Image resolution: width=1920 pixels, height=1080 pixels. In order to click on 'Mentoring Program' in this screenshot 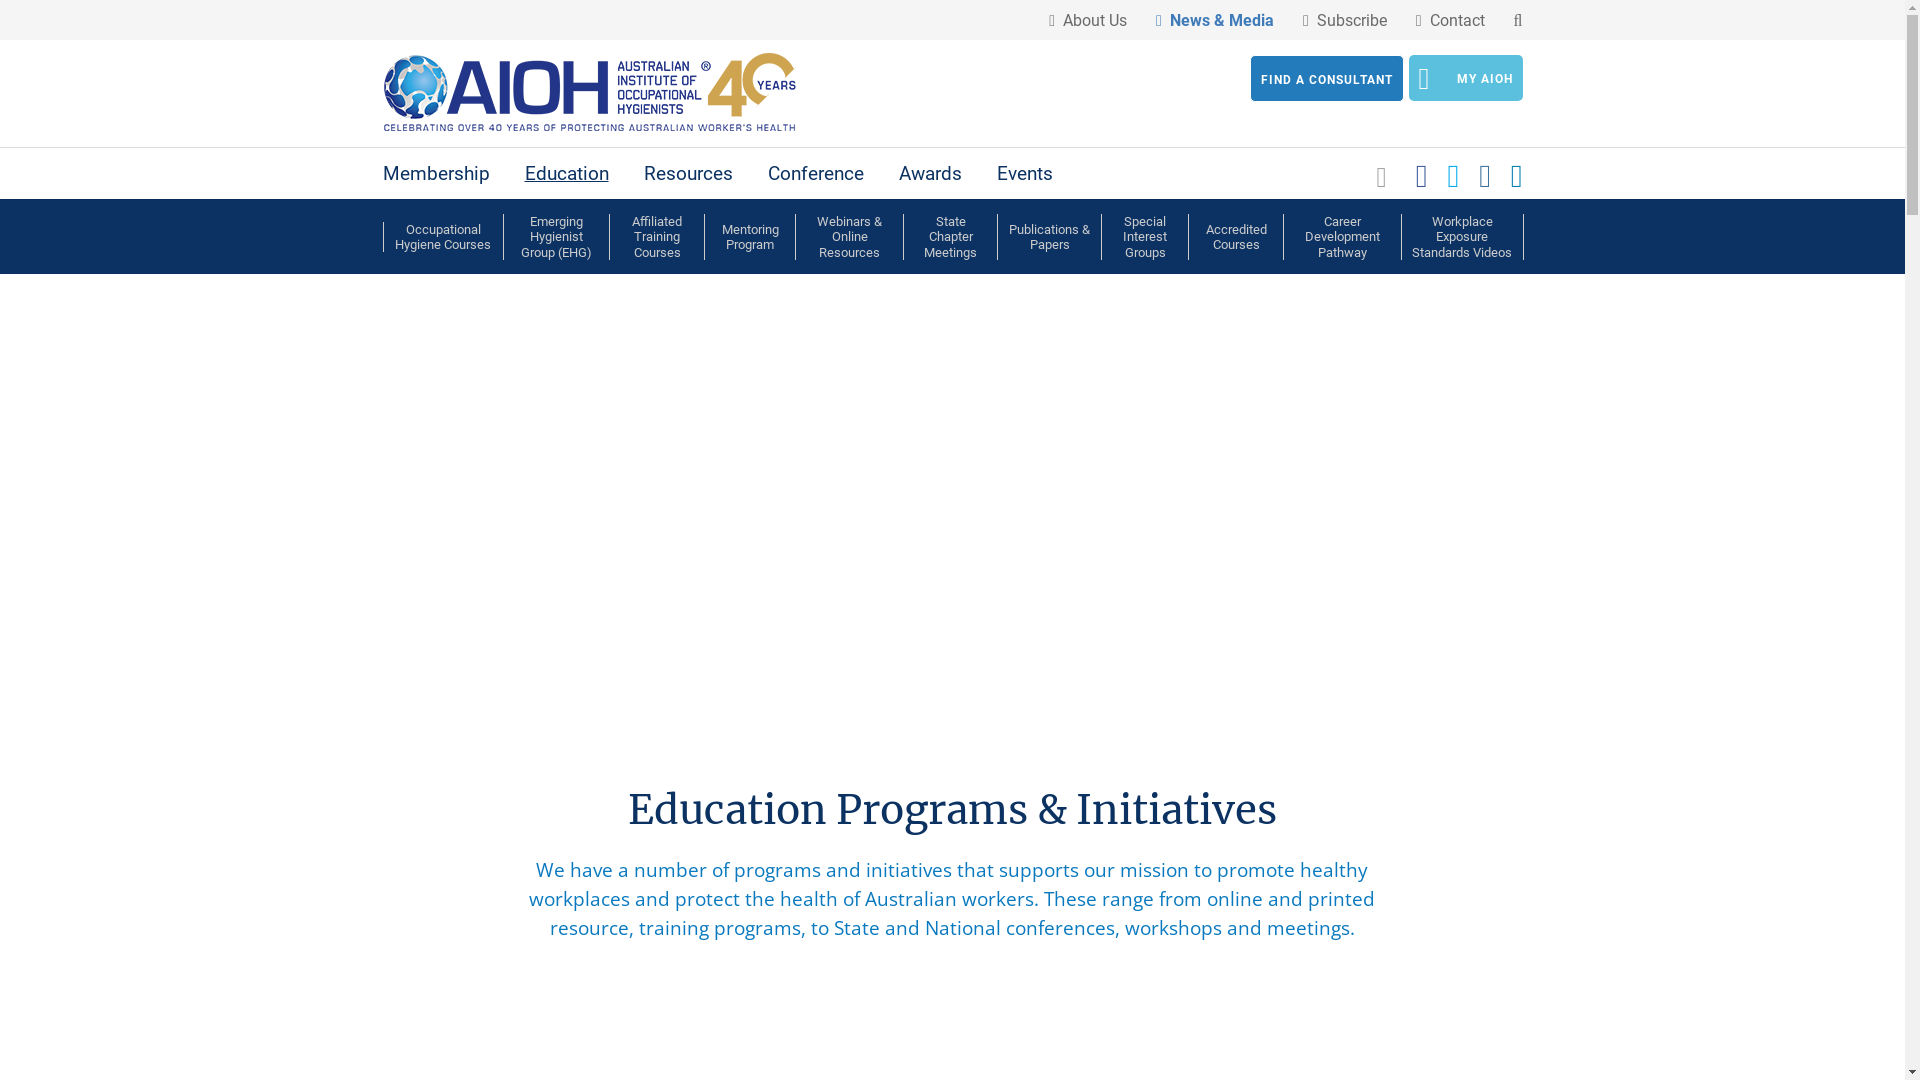, I will do `click(749, 235)`.